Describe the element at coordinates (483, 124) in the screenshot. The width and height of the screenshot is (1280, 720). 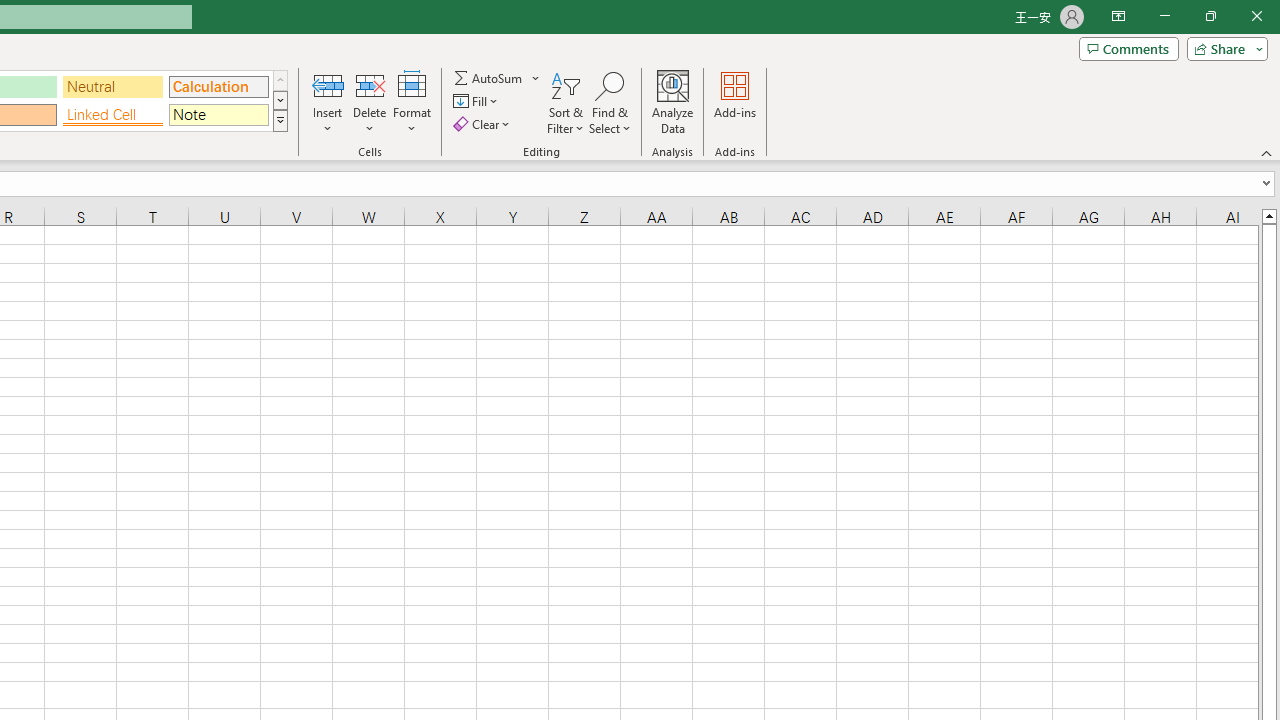
I see `'Clear'` at that location.